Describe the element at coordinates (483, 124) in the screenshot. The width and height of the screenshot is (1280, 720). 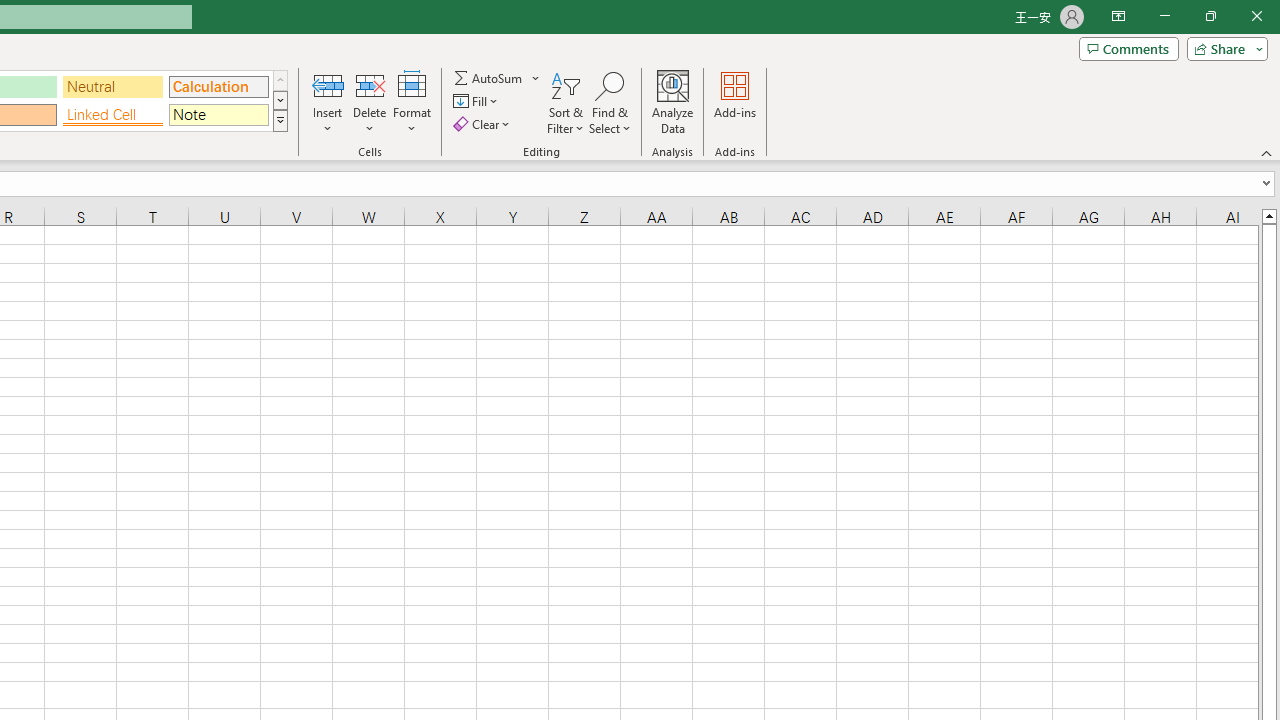
I see `'Clear'` at that location.